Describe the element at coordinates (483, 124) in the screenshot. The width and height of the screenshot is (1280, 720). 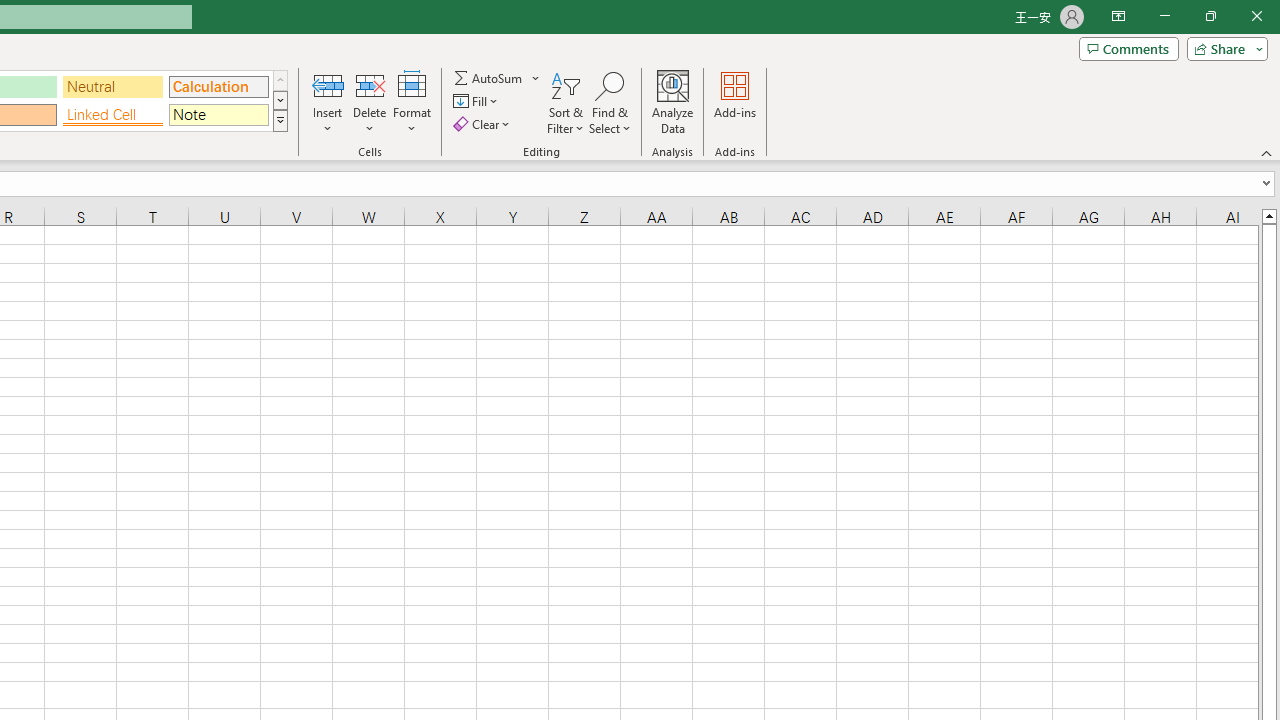
I see `'Clear'` at that location.